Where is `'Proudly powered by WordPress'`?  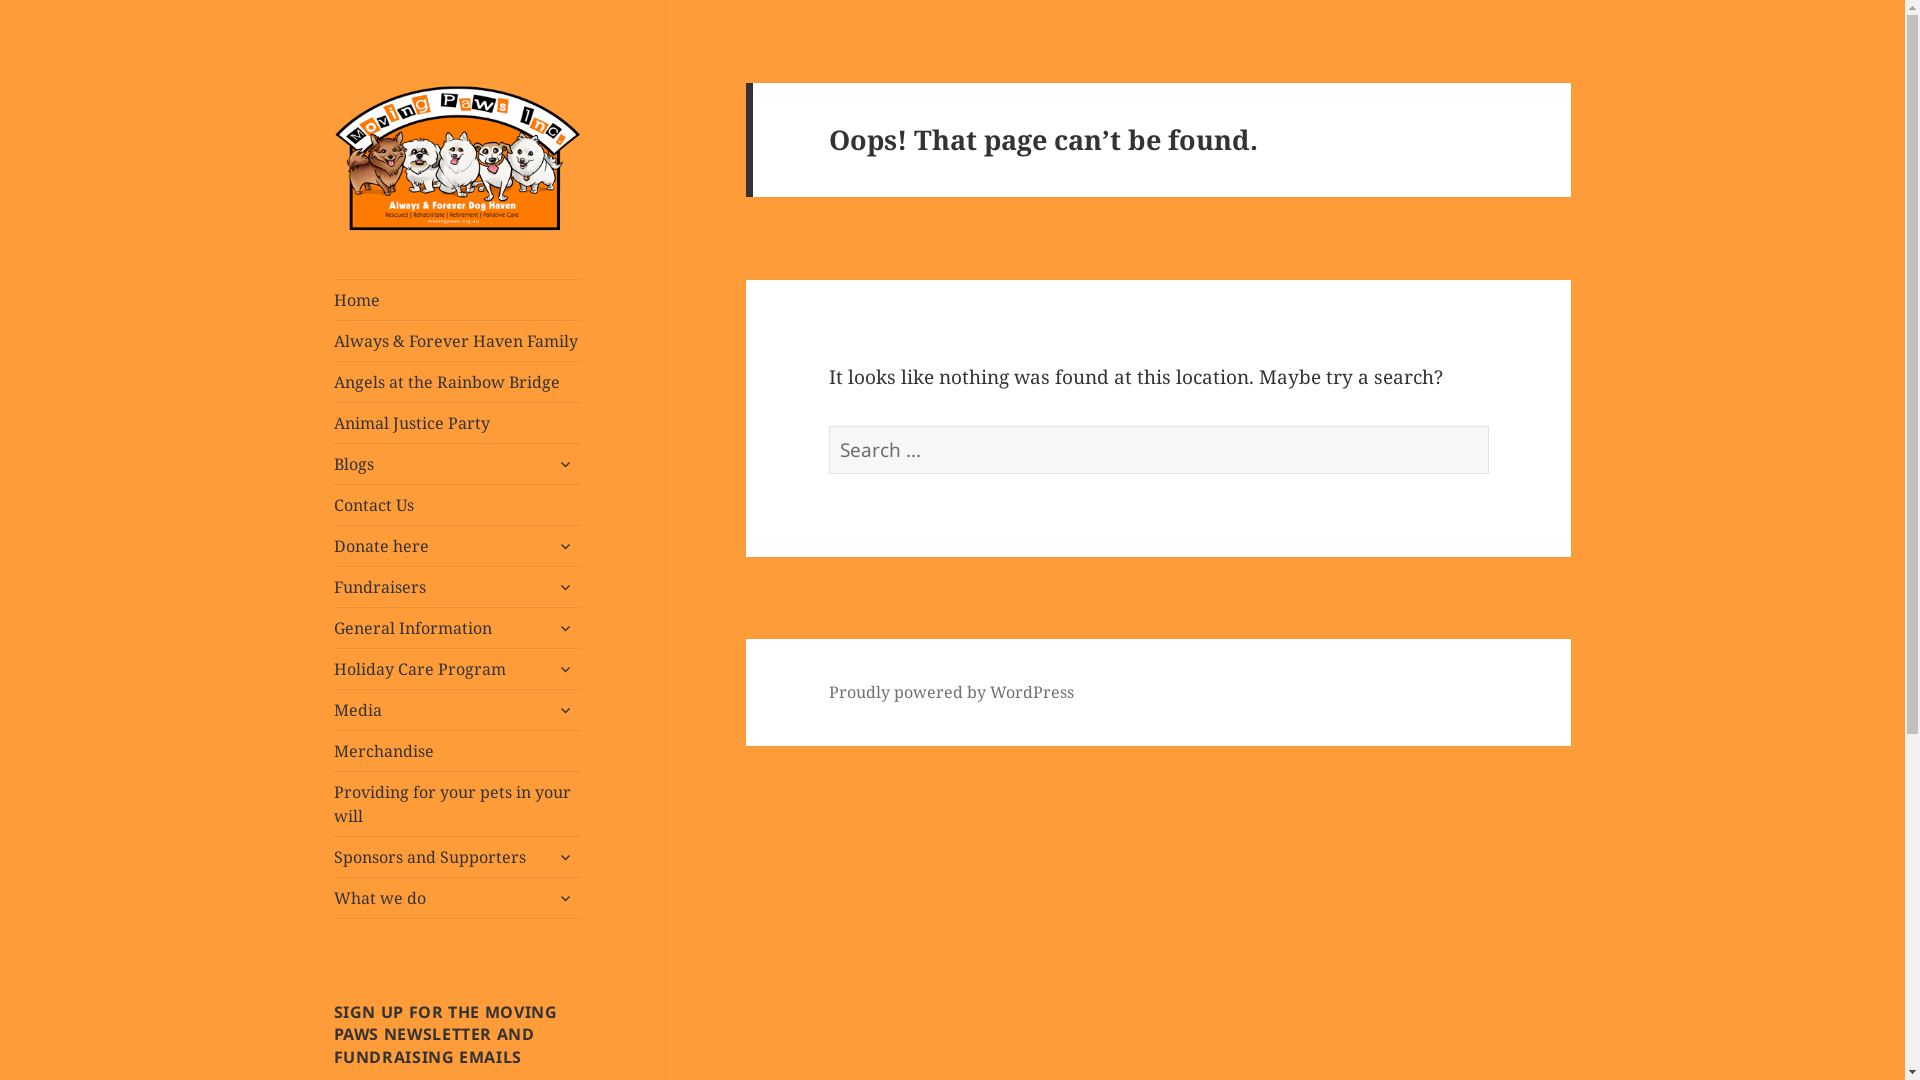 'Proudly powered by WordPress' is located at coordinates (950, 691).